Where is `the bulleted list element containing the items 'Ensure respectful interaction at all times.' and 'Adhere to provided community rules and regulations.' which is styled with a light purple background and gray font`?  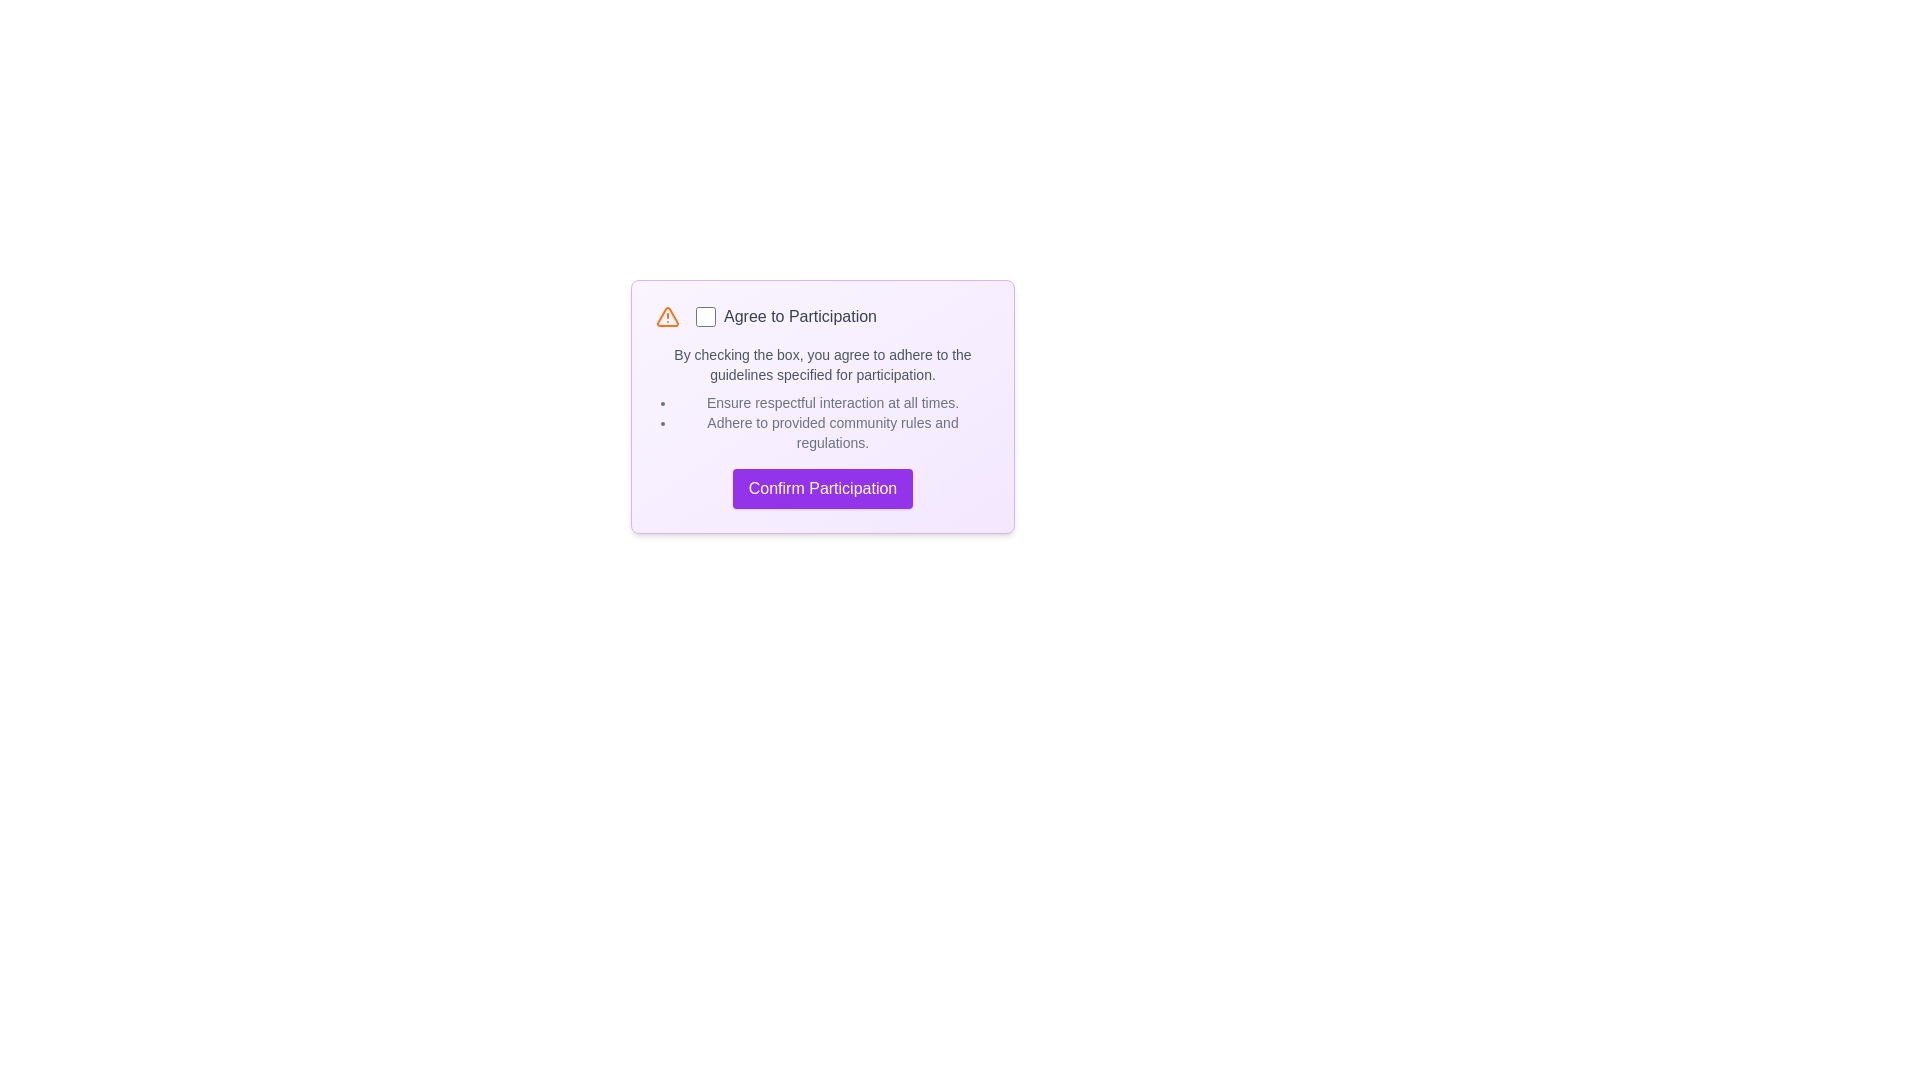
the bulleted list element containing the items 'Ensure respectful interaction at all times.' and 'Adhere to provided community rules and regulations.' which is styled with a light purple background and gray font is located at coordinates (822, 422).